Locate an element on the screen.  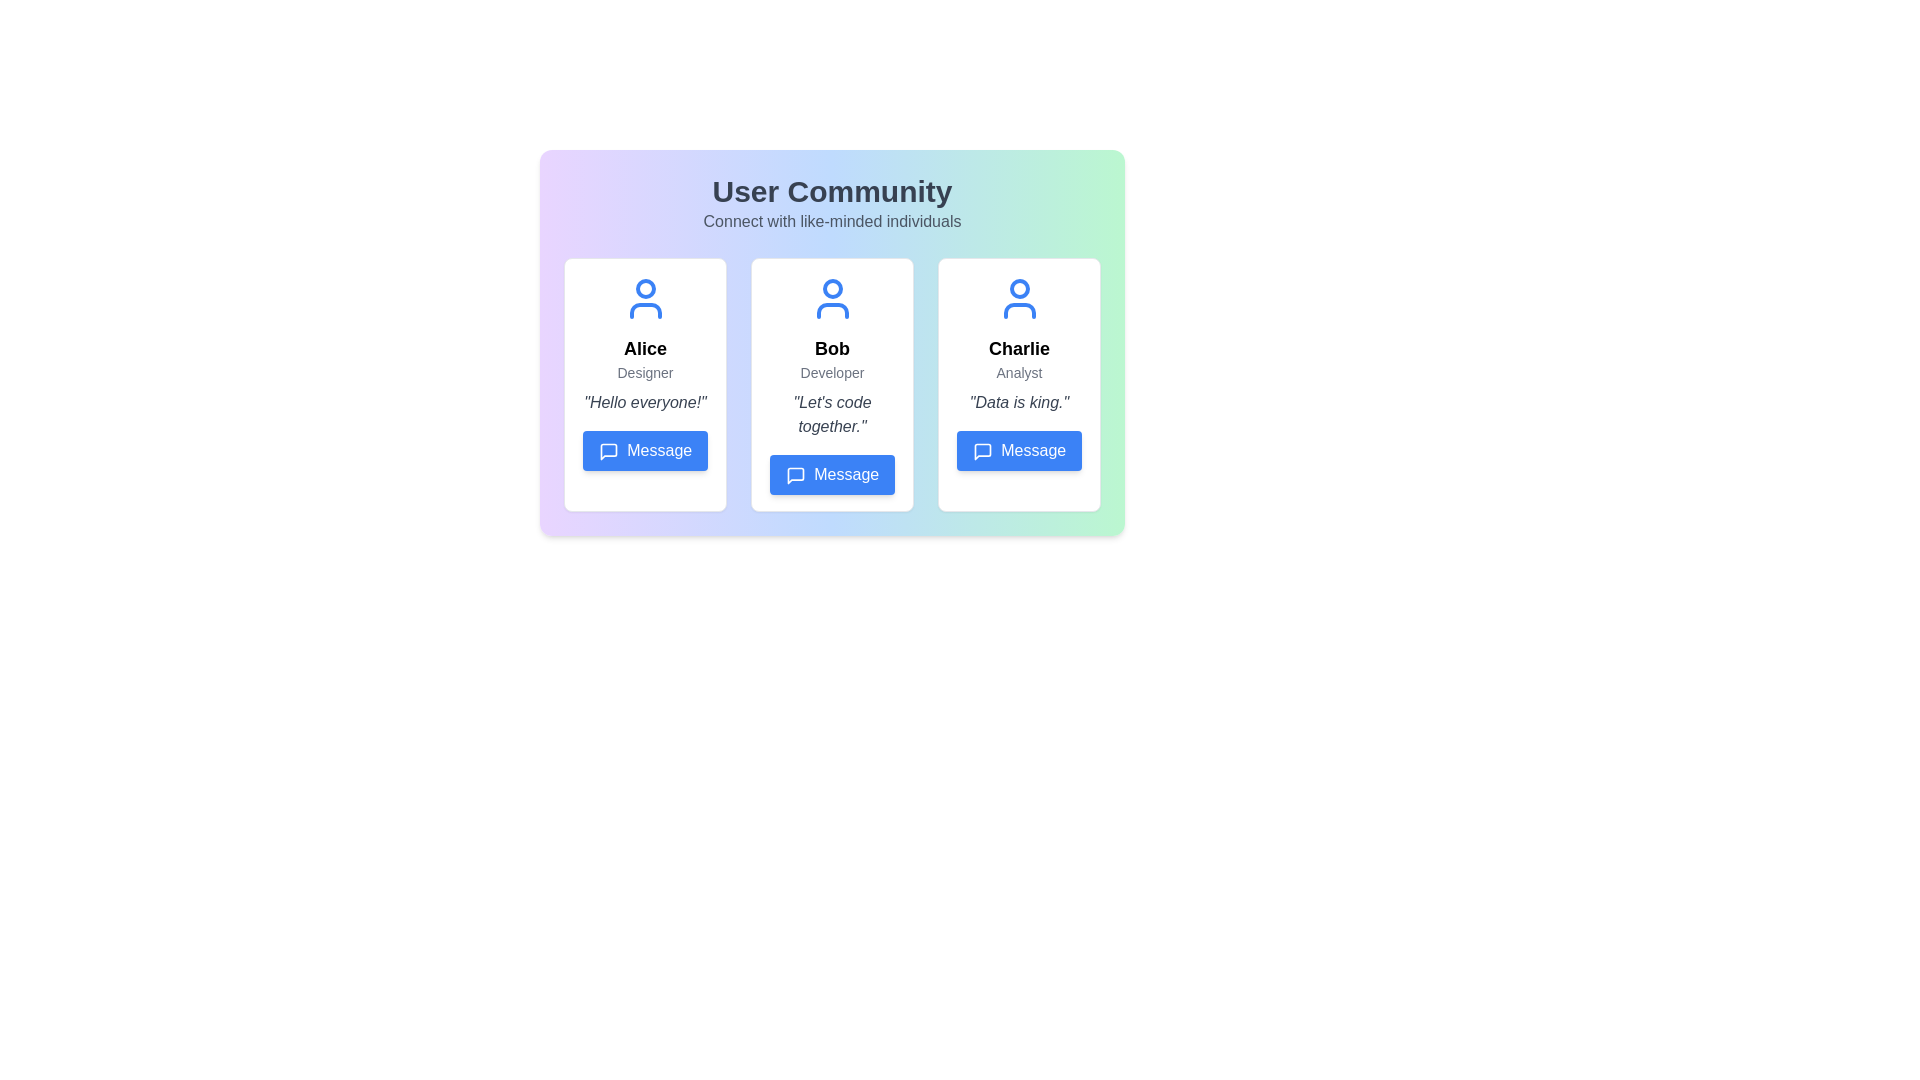
the text label displaying 'Designer' located directly beneath the user's name 'Alice' in the first user card is located at coordinates (645, 373).